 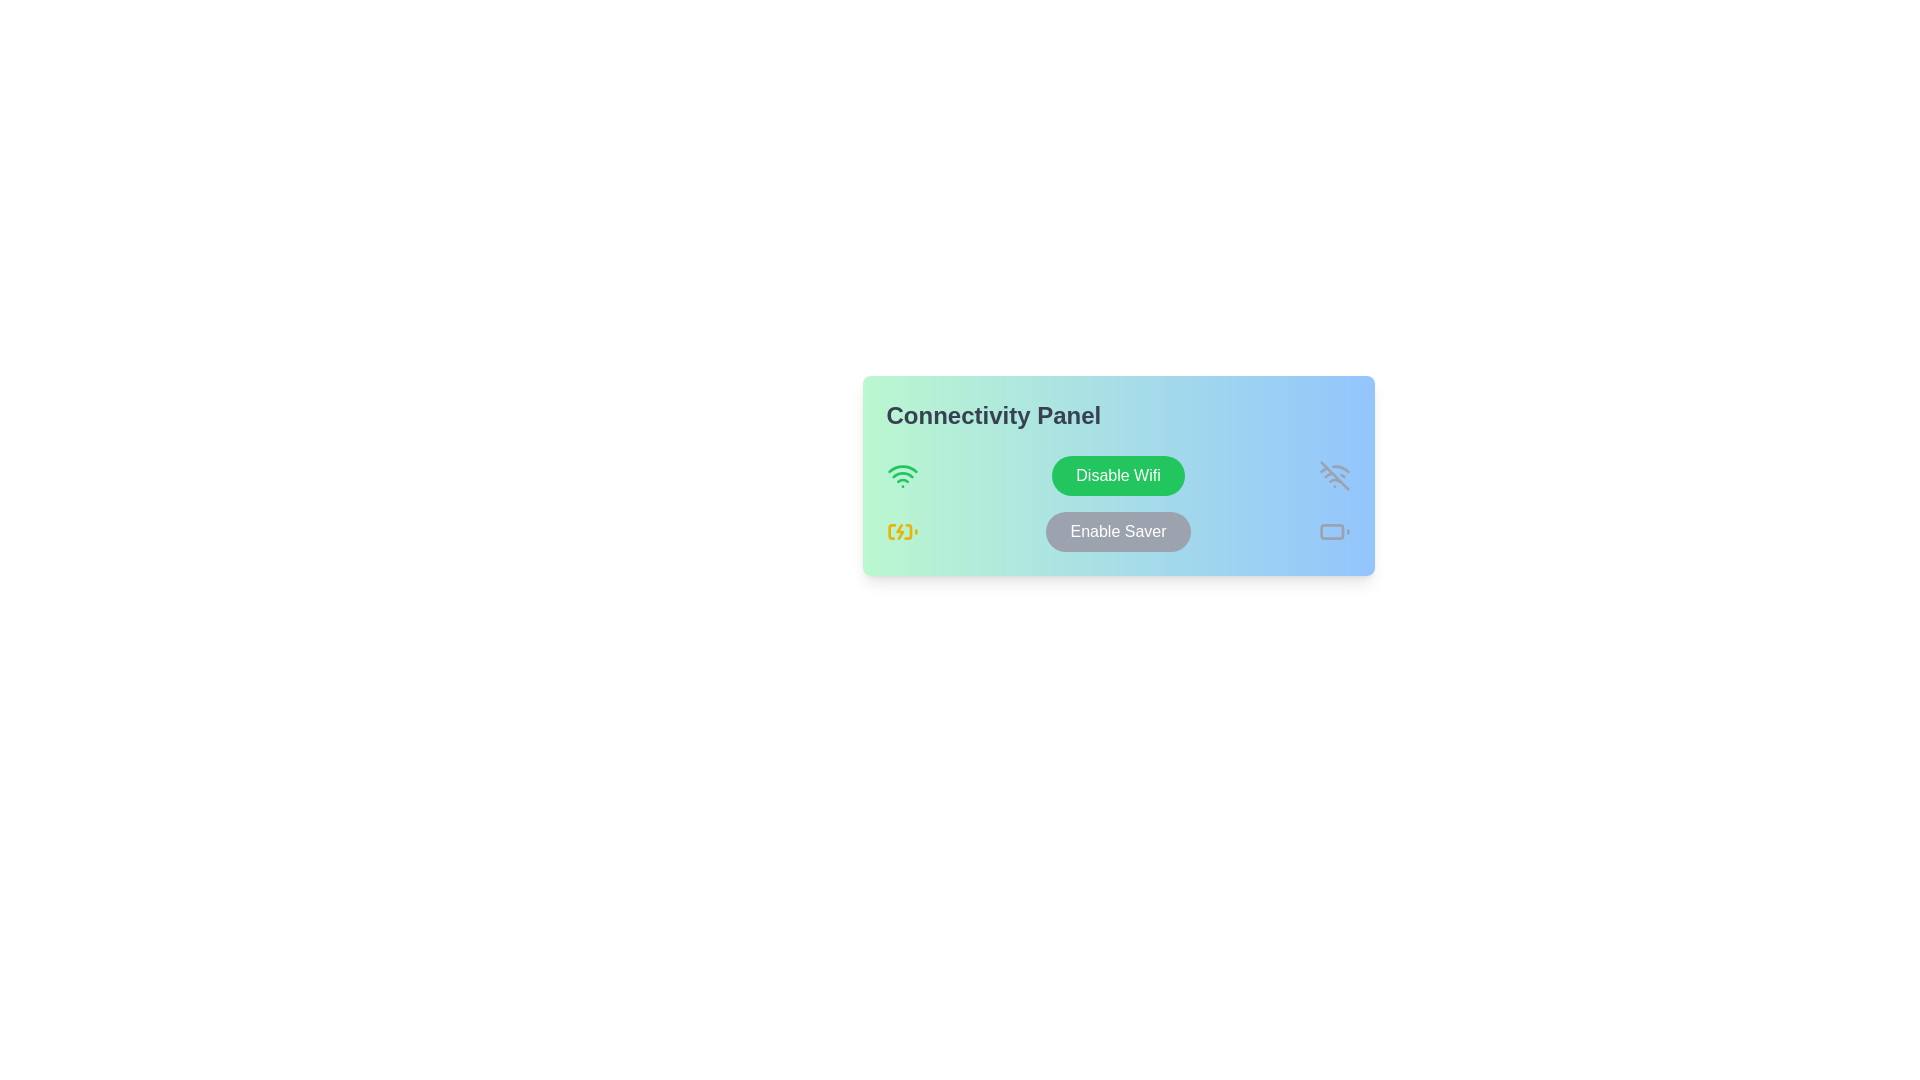 I want to click on the rounded rectangular button with a green background and white text that reads 'Disable Wifi', so click(x=1117, y=475).